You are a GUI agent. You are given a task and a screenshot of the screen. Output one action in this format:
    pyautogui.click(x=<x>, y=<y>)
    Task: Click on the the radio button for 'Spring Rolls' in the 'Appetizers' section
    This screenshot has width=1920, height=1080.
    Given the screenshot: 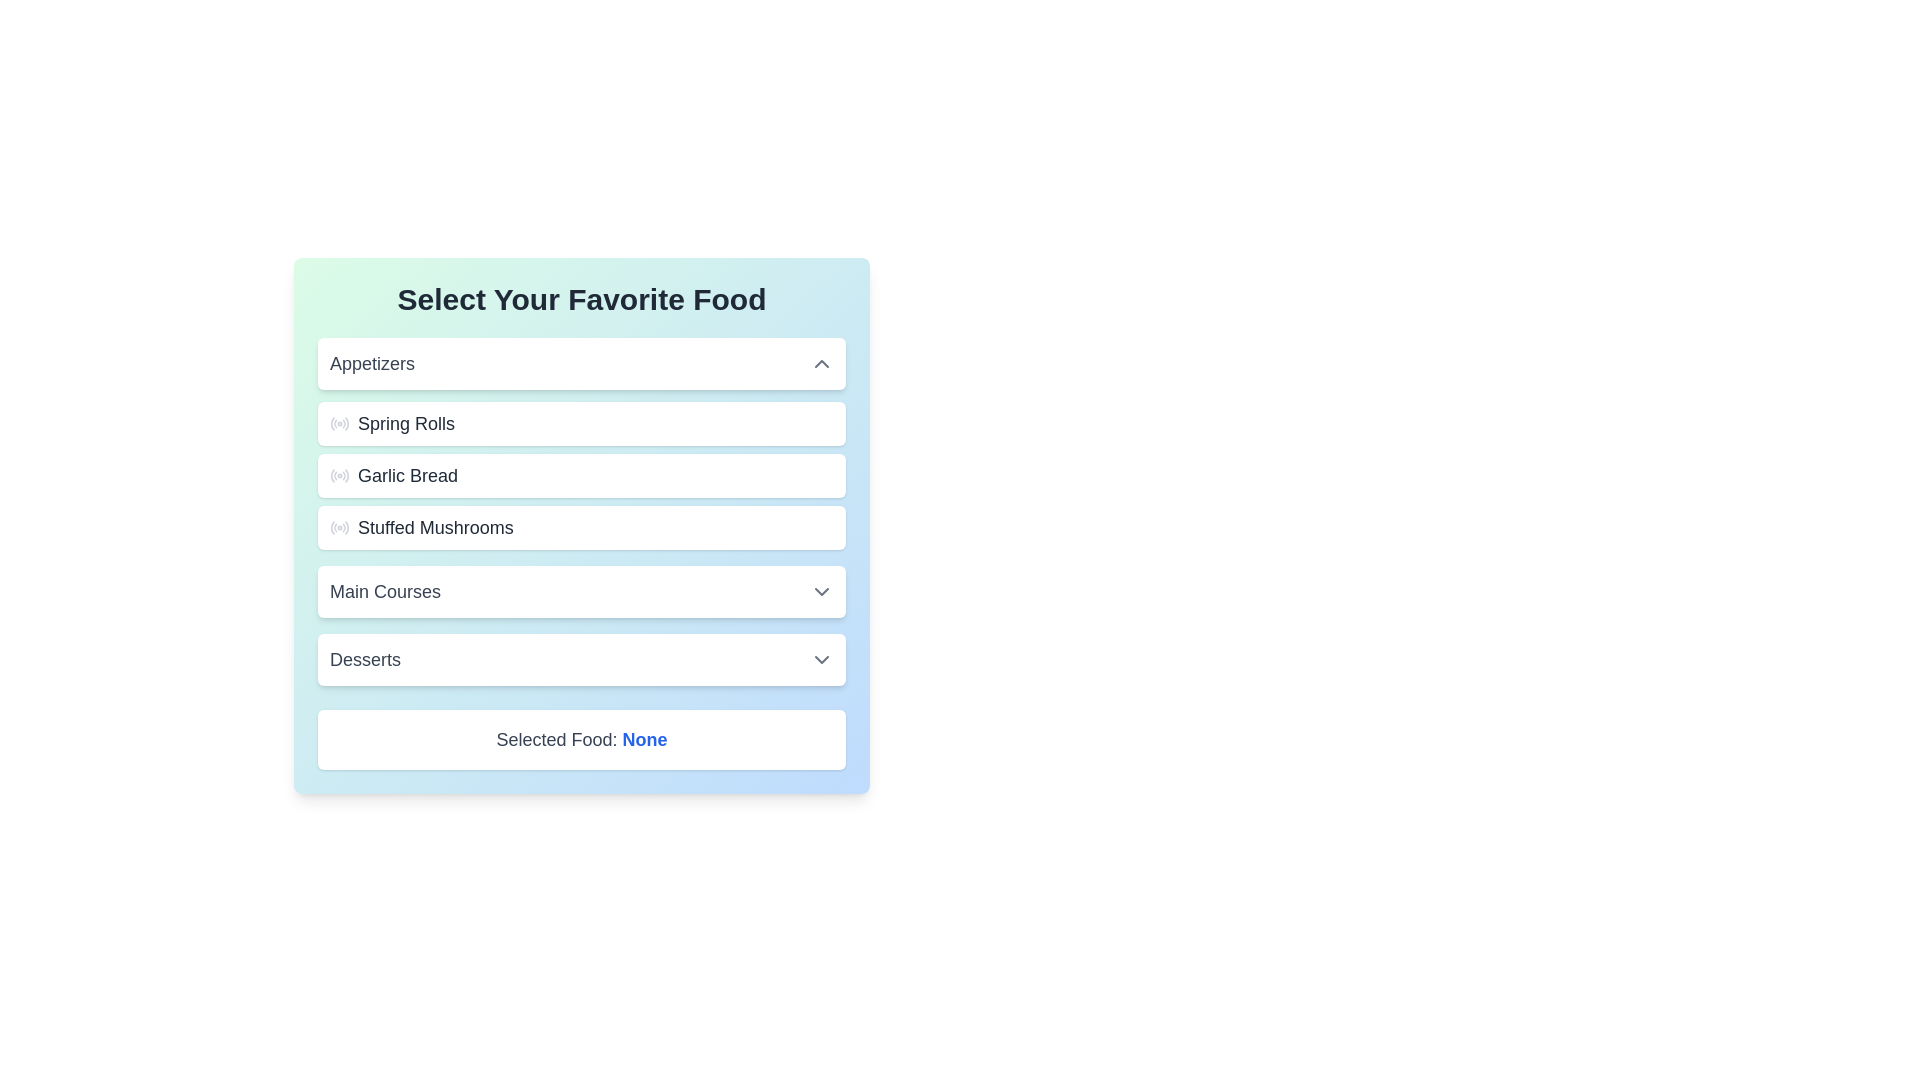 What is the action you would take?
    pyautogui.click(x=340, y=423)
    